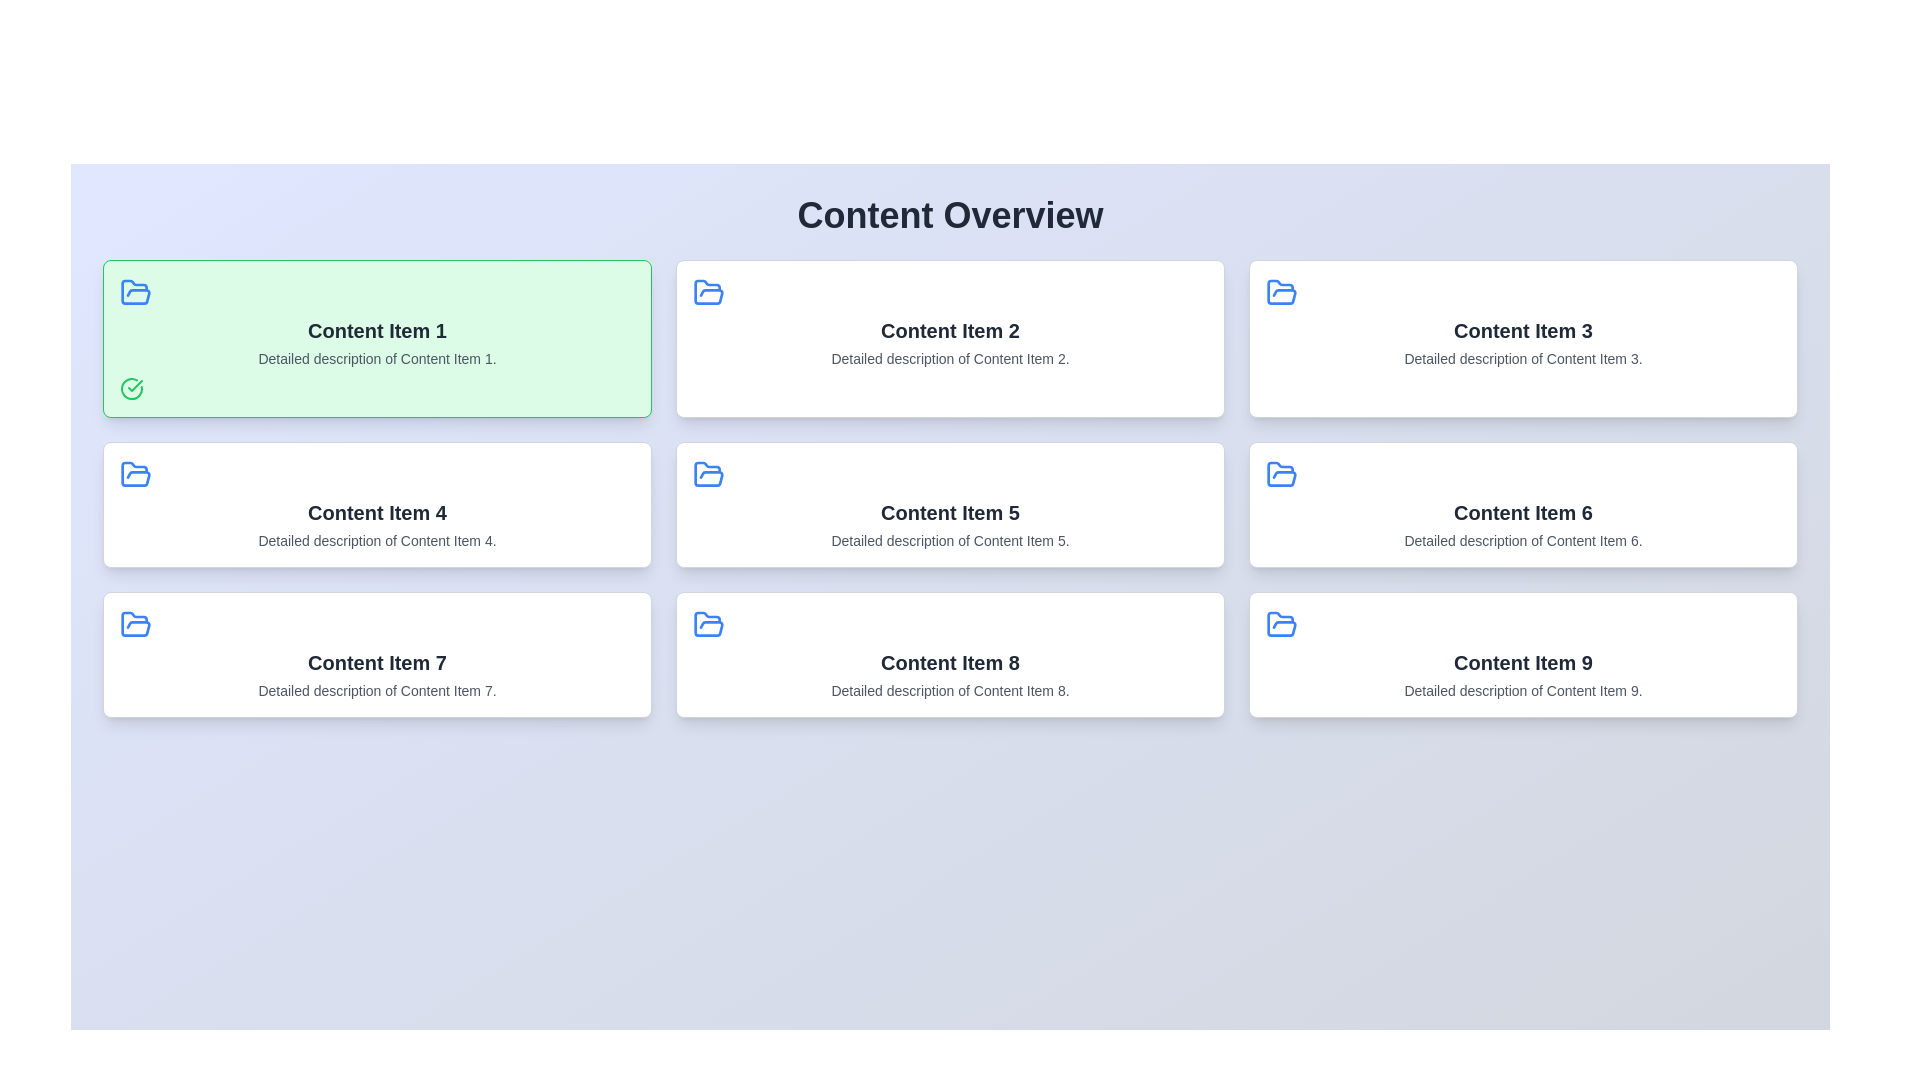 This screenshot has width=1920, height=1080. I want to click on the second card element in the grid layout, so click(949, 338).